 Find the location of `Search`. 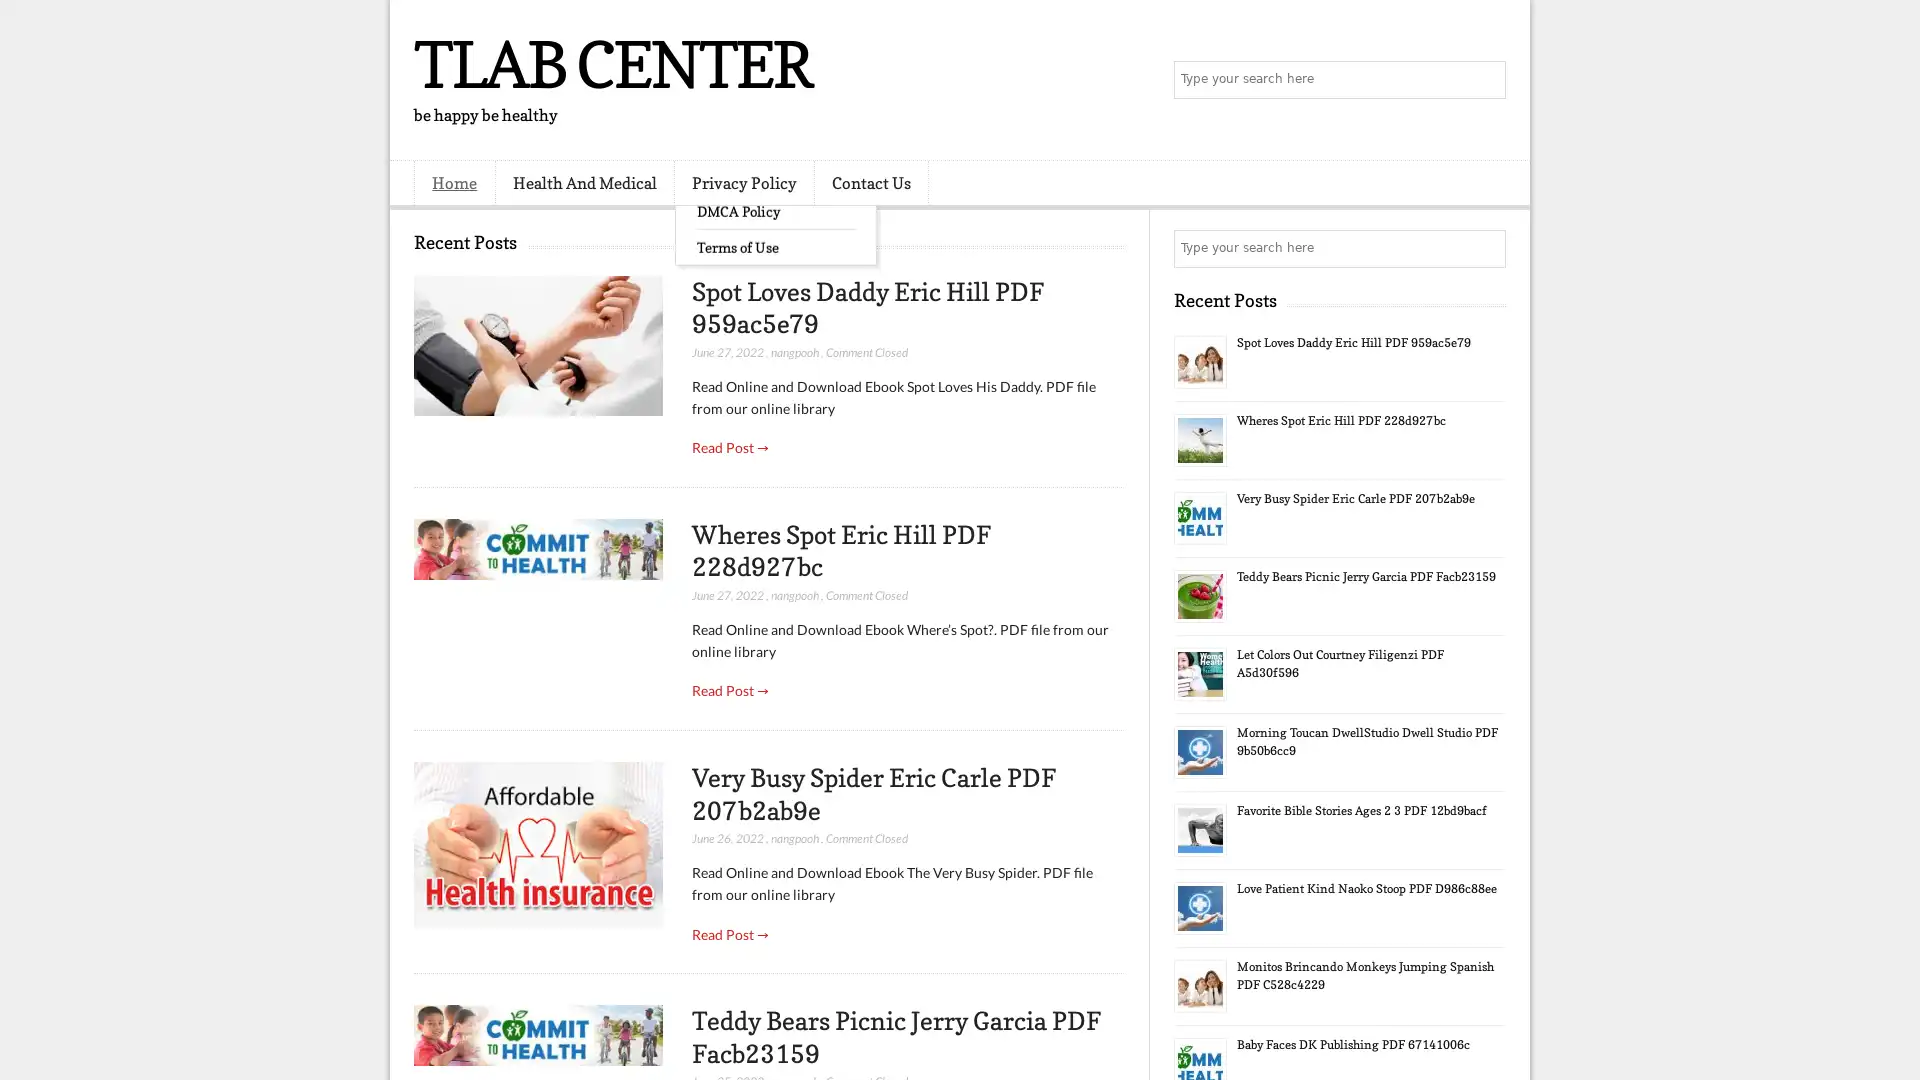

Search is located at coordinates (1485, 80).